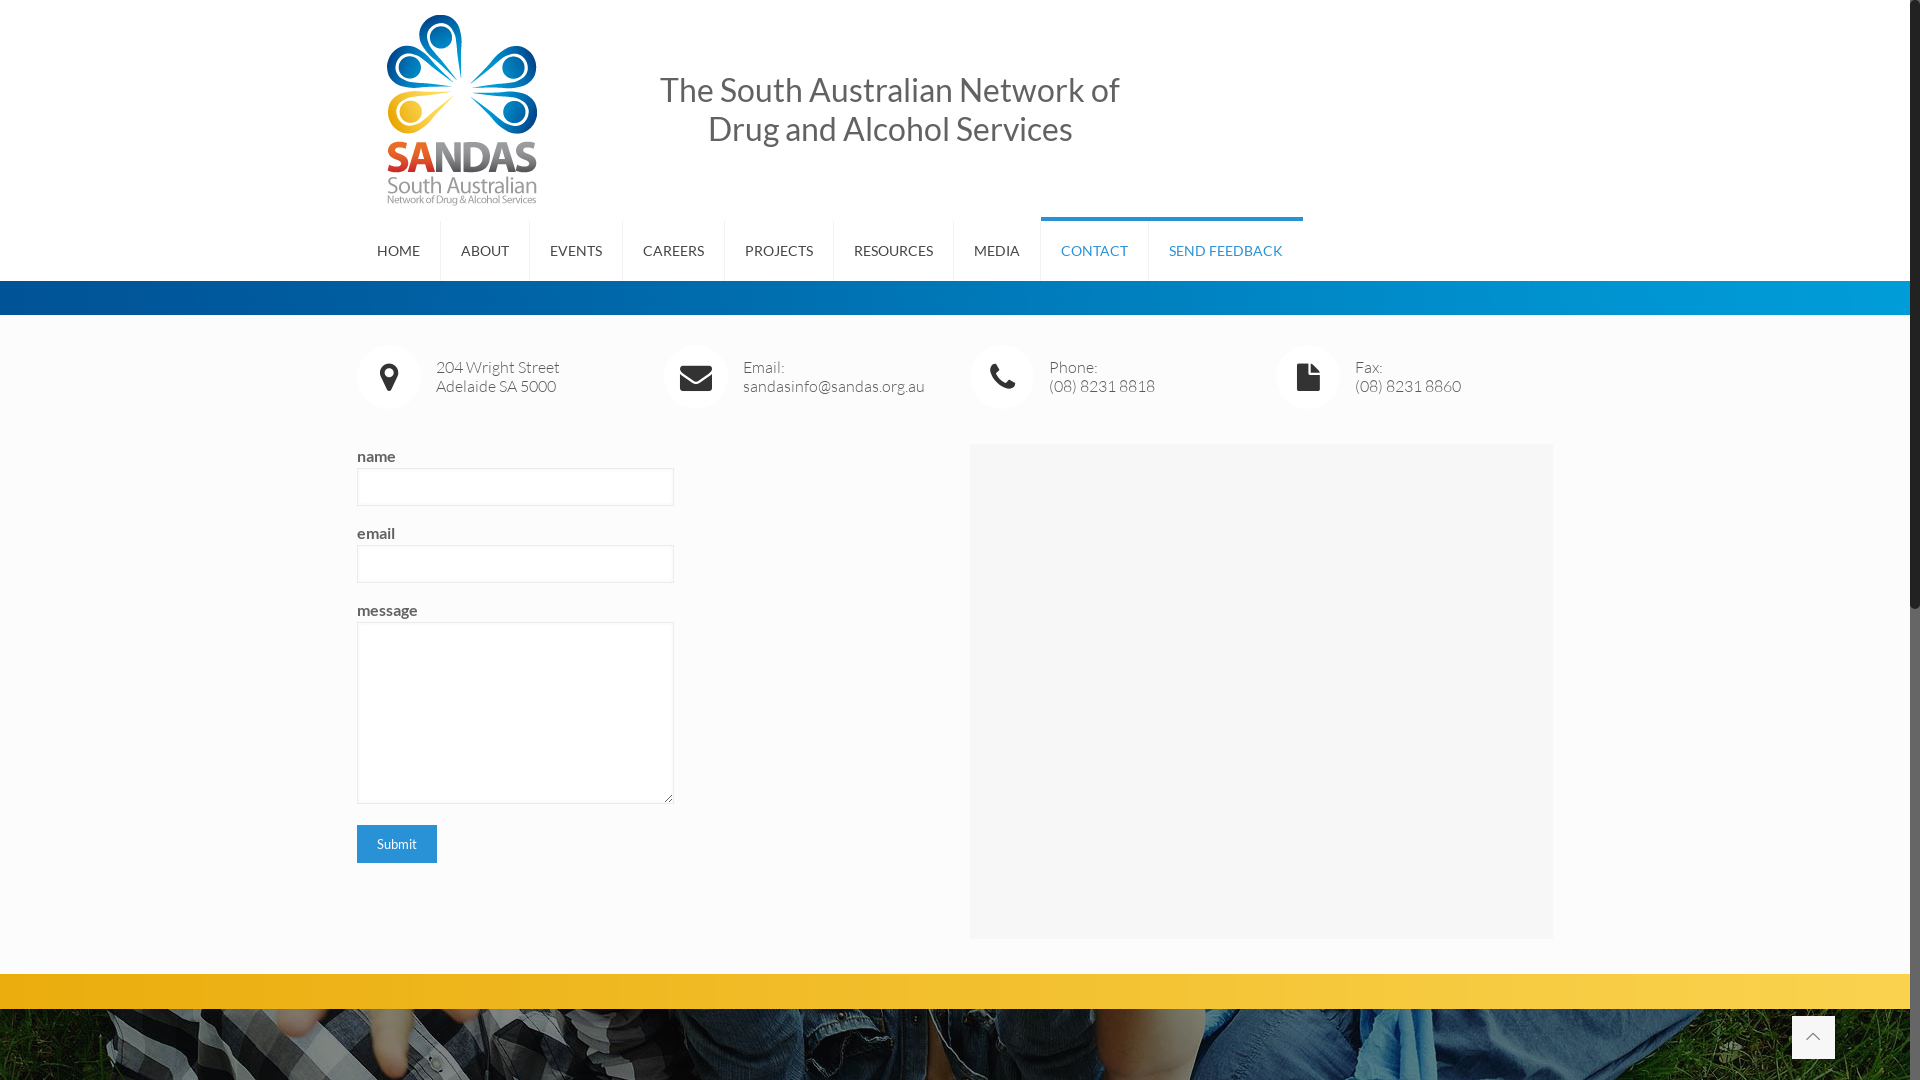 The height and width of the screenshot is (1080, 1920). What do you see at coordinates (892, 249) in the screenshot?
I see `'RESOURCES'` at bounding box center [892, 249].